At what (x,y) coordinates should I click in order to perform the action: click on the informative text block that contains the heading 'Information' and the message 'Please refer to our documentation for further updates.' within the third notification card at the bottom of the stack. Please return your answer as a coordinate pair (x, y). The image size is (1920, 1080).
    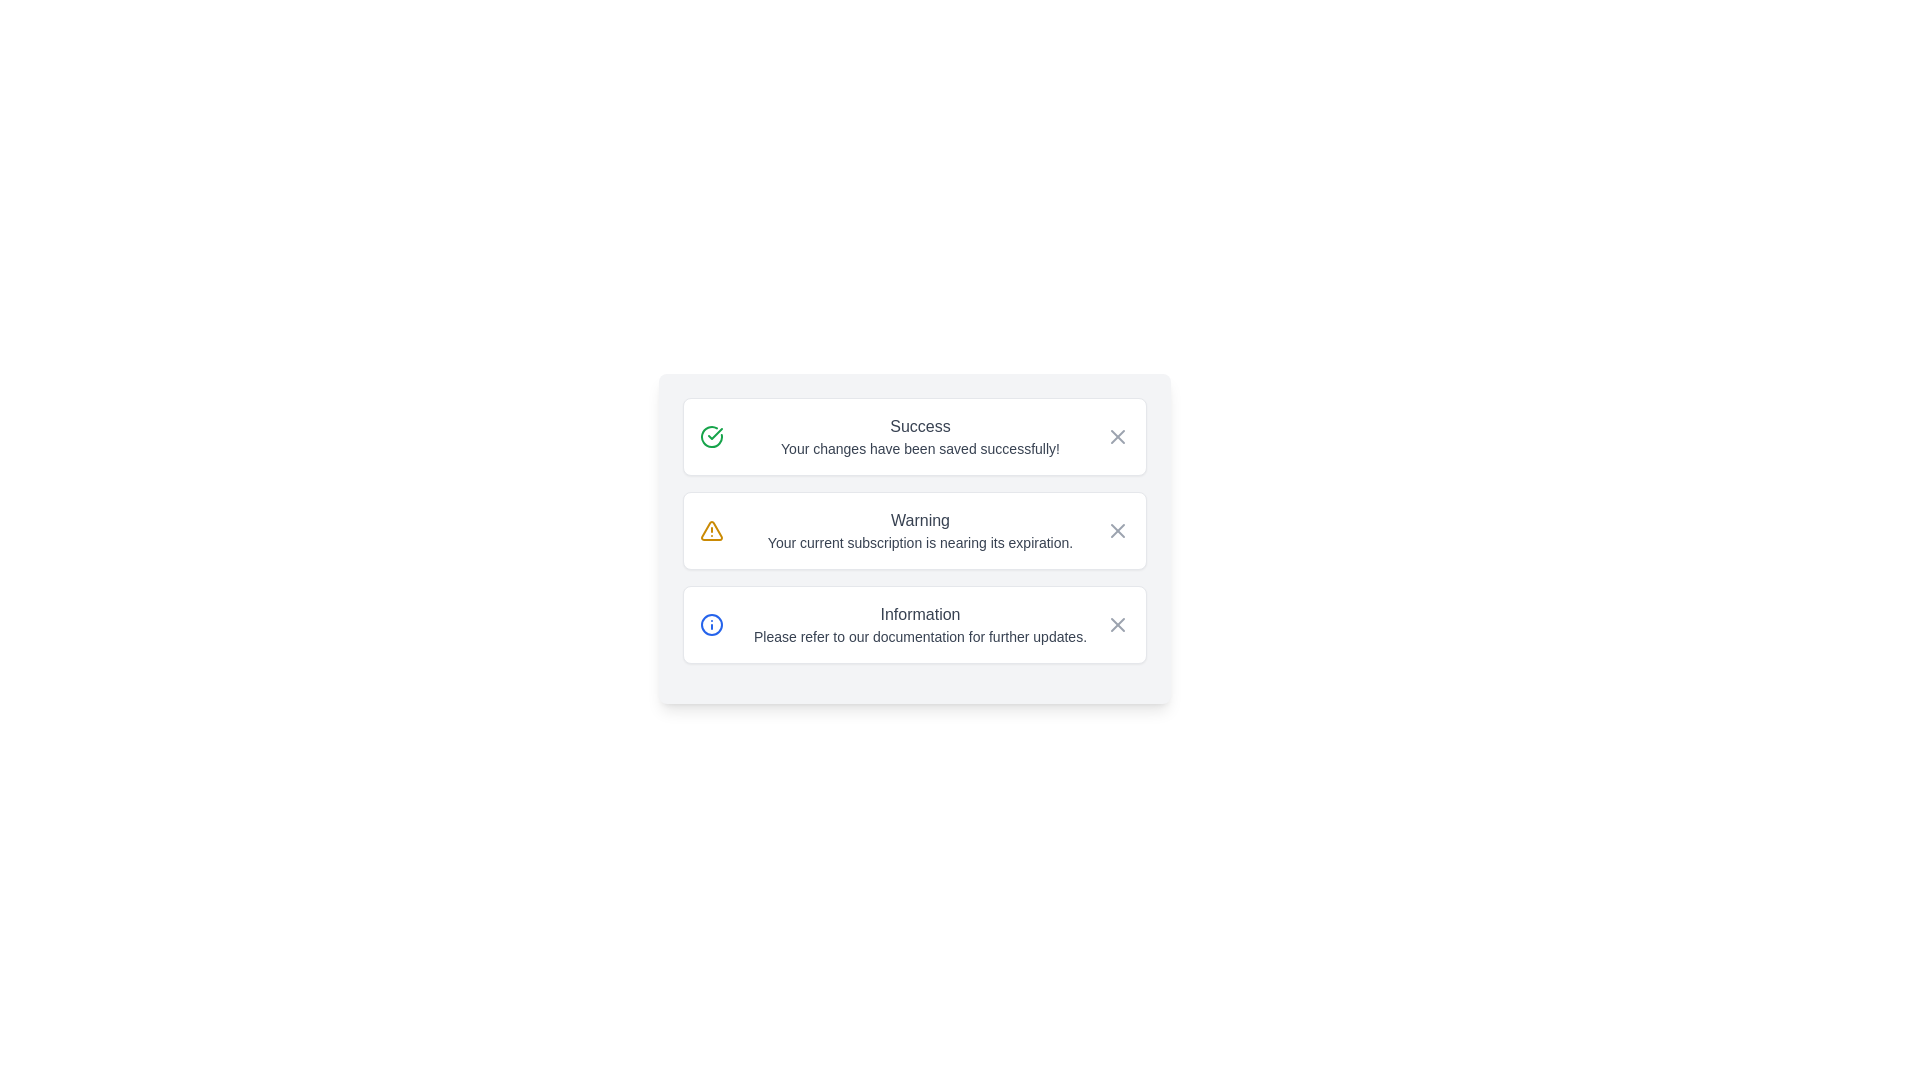
    Looking at the image, I should click on (919, 623).